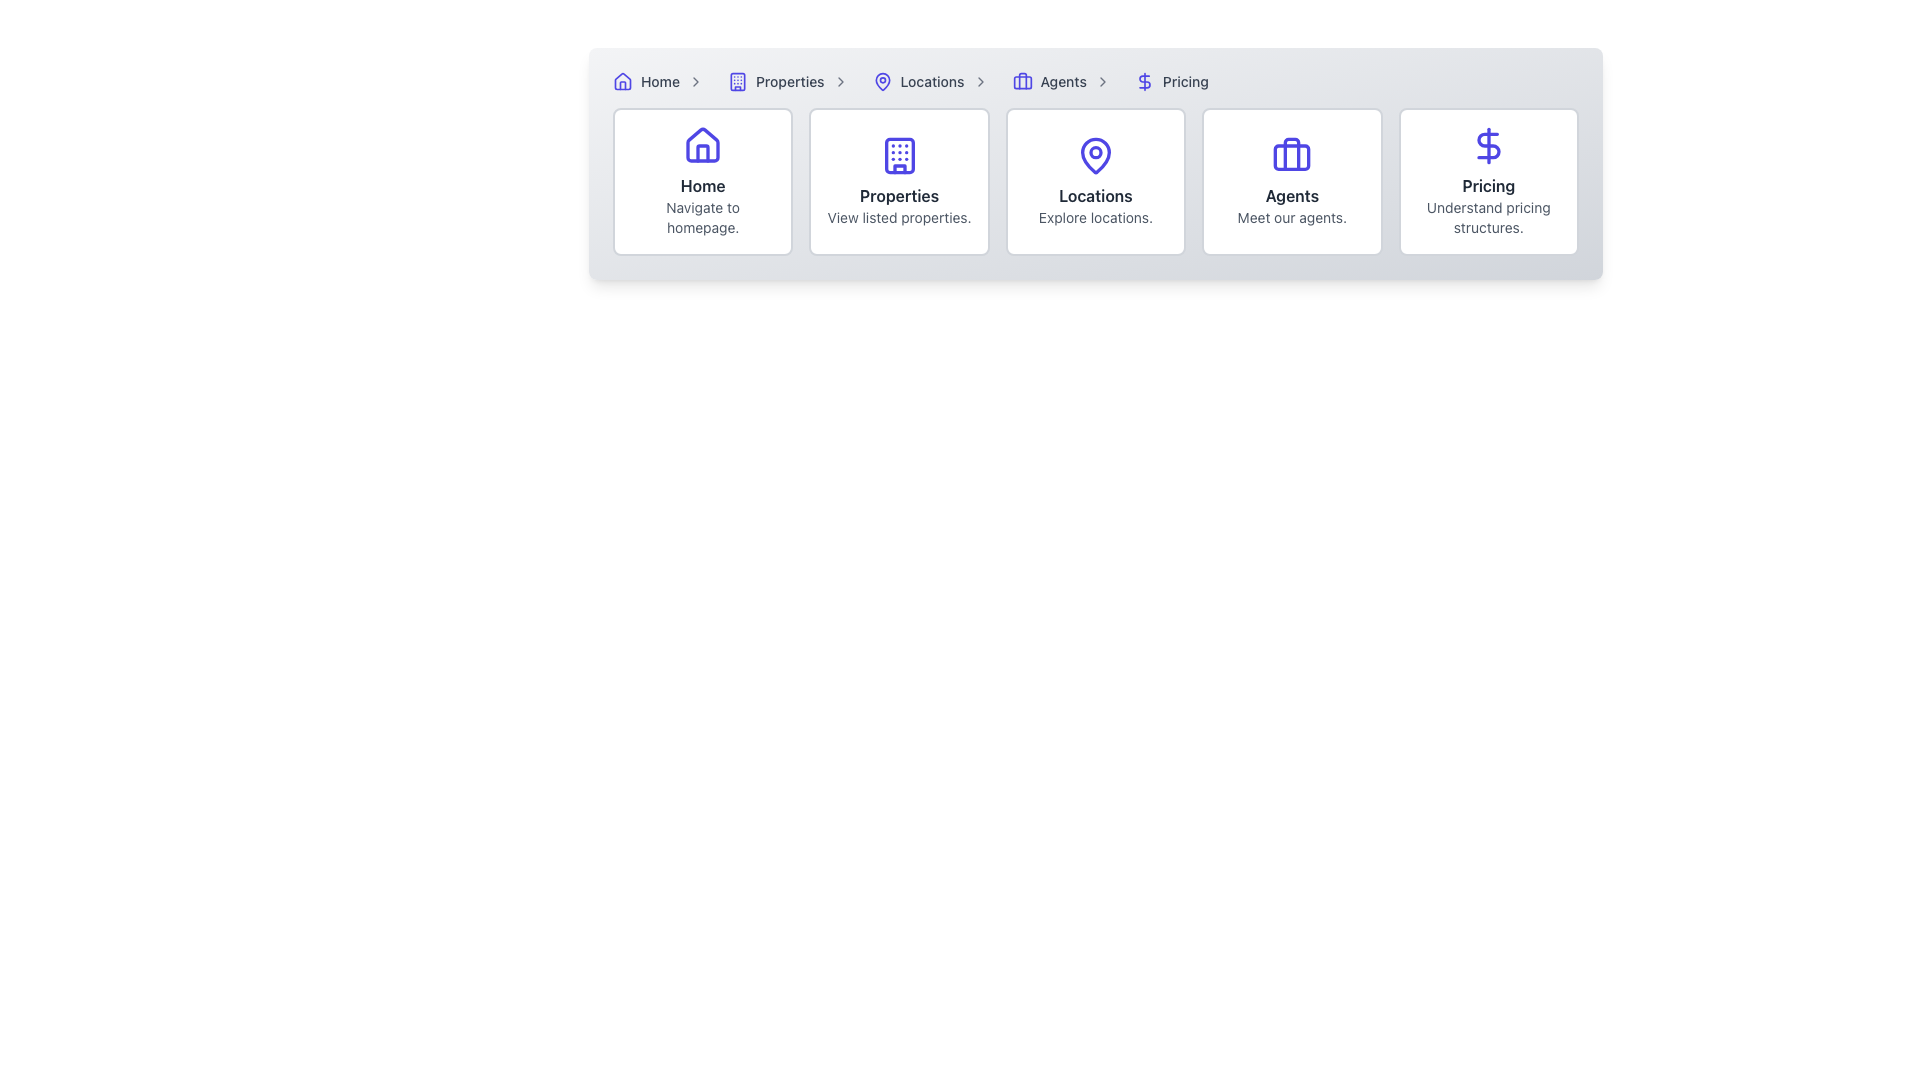  I want to click on the icon representing a building in the navigation bar, so click(737, 80).